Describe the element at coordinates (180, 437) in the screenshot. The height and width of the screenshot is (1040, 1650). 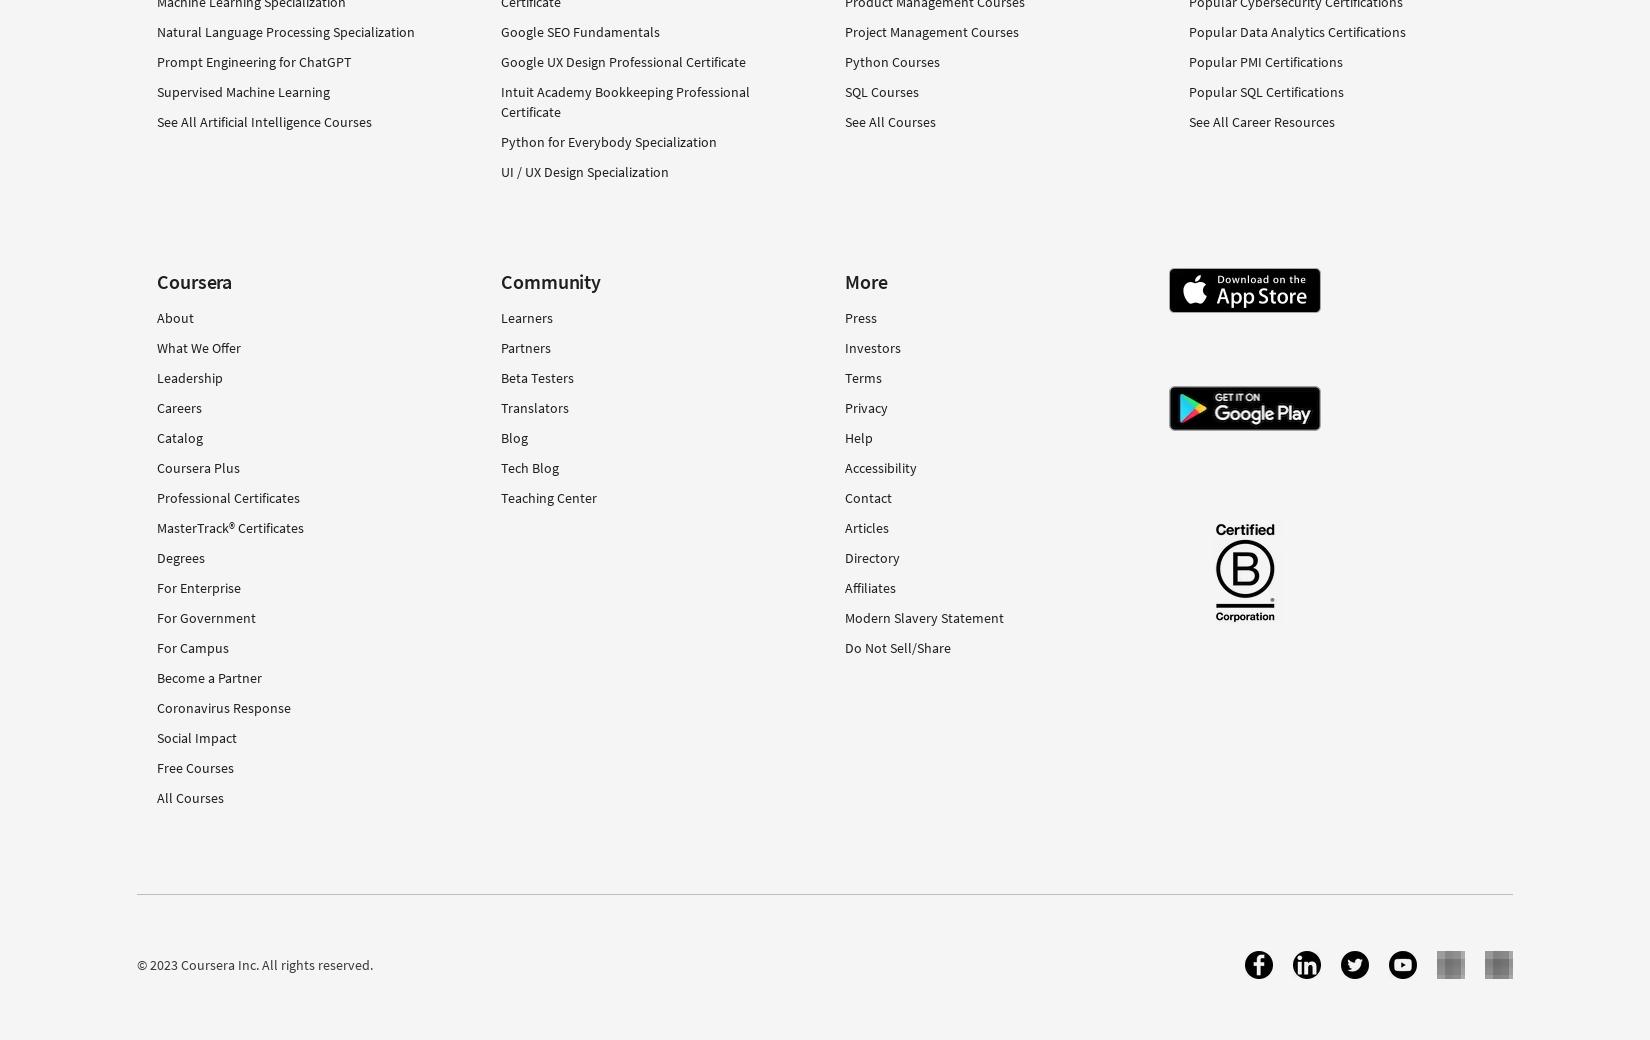
I see `'Catalog'` at that location.